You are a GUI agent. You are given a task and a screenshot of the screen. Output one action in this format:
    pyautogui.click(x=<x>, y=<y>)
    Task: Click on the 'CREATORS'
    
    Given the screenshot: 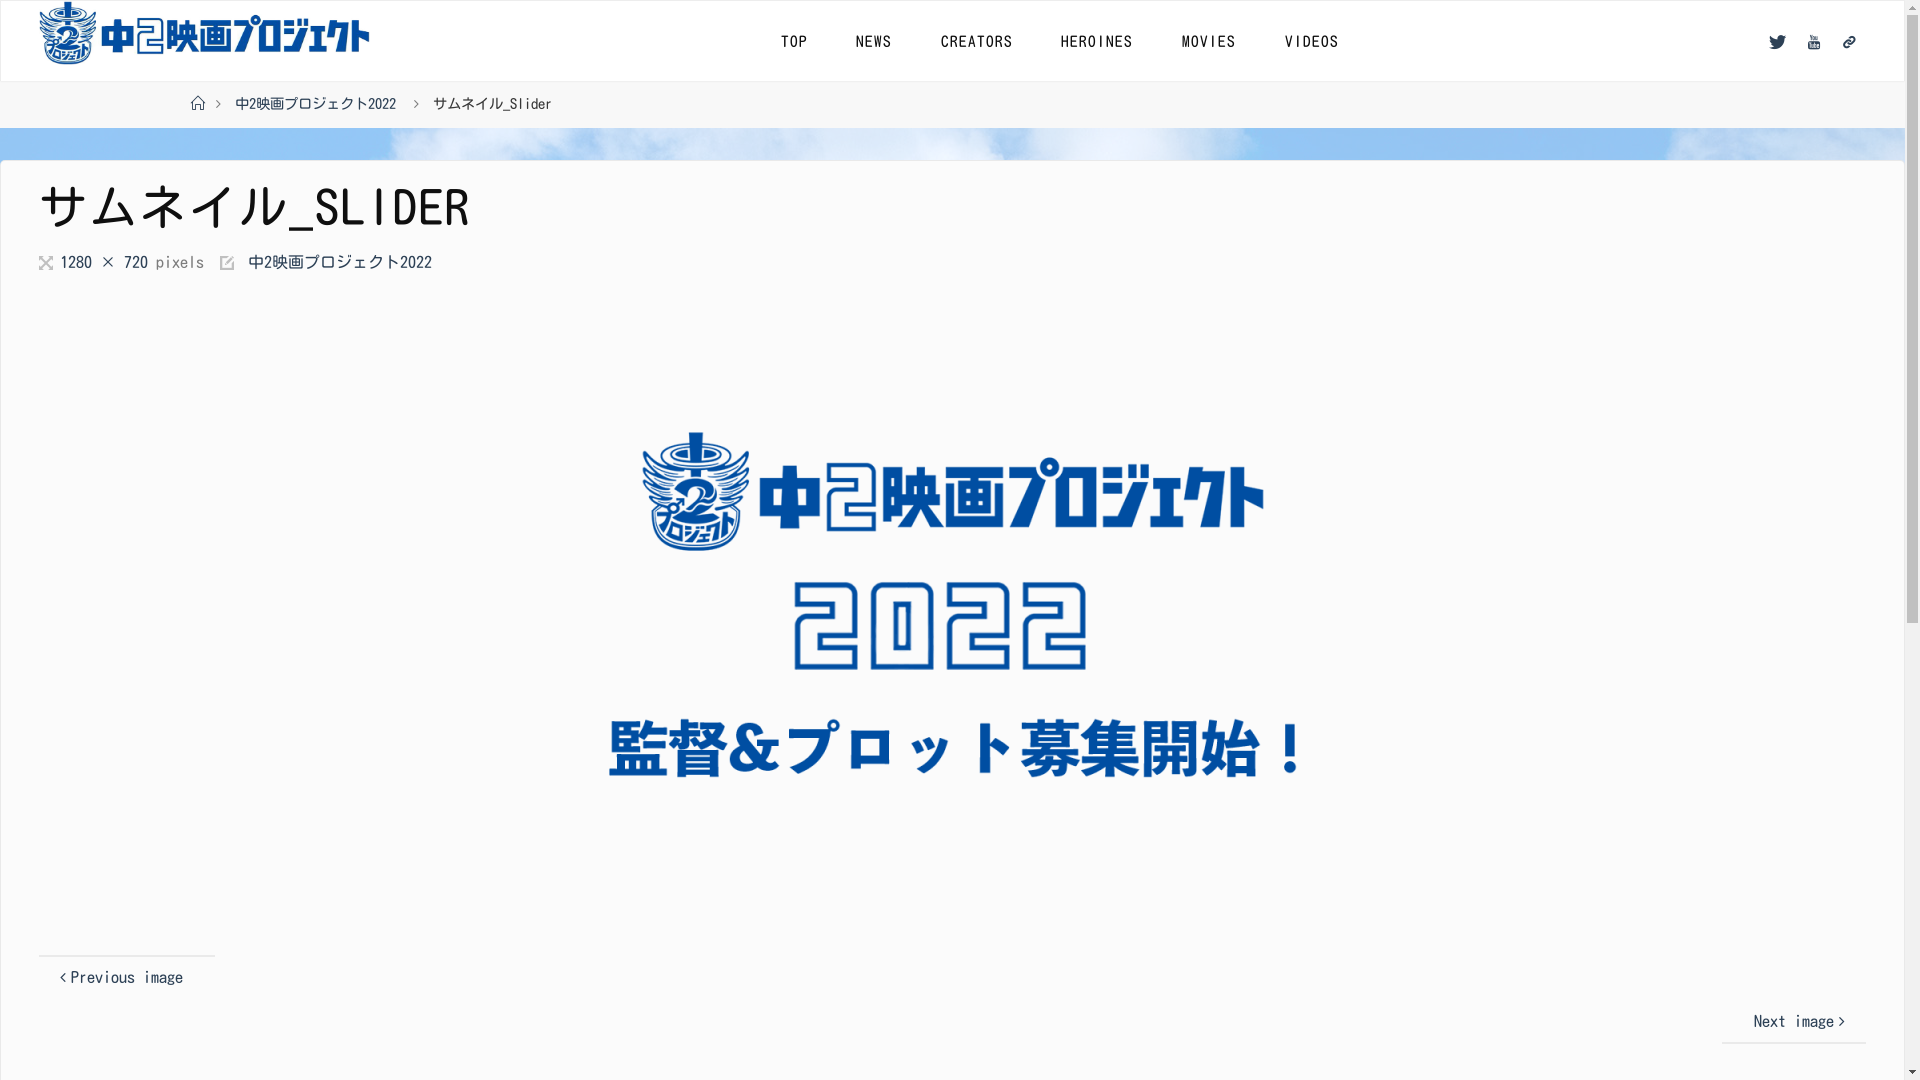 What is the action you would take?
    pyautogui.click(x=915, y=41)
    